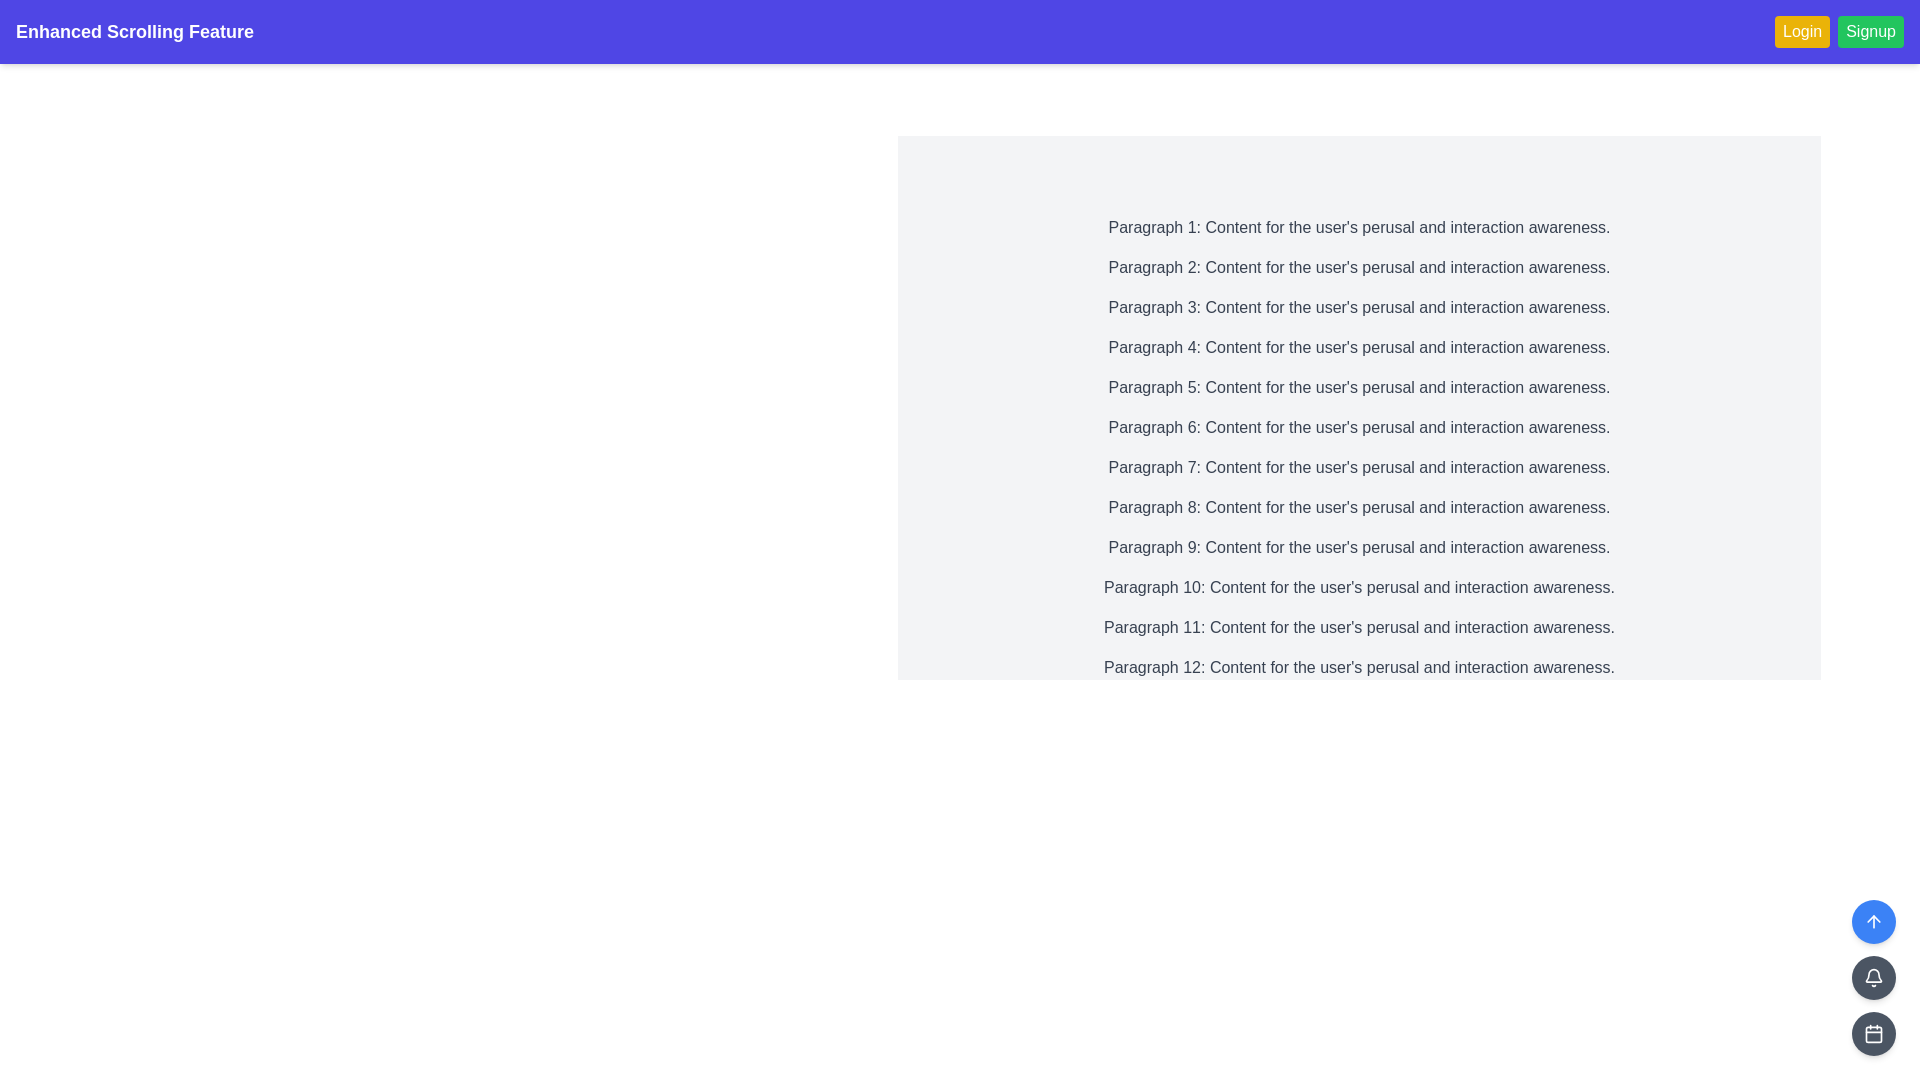 This screenshot has height=1080, width=1920. I want to click on the text block displaying 'Paragraph 7: Content for the user's perusal and interaction awareness.', so click(1359, 467).